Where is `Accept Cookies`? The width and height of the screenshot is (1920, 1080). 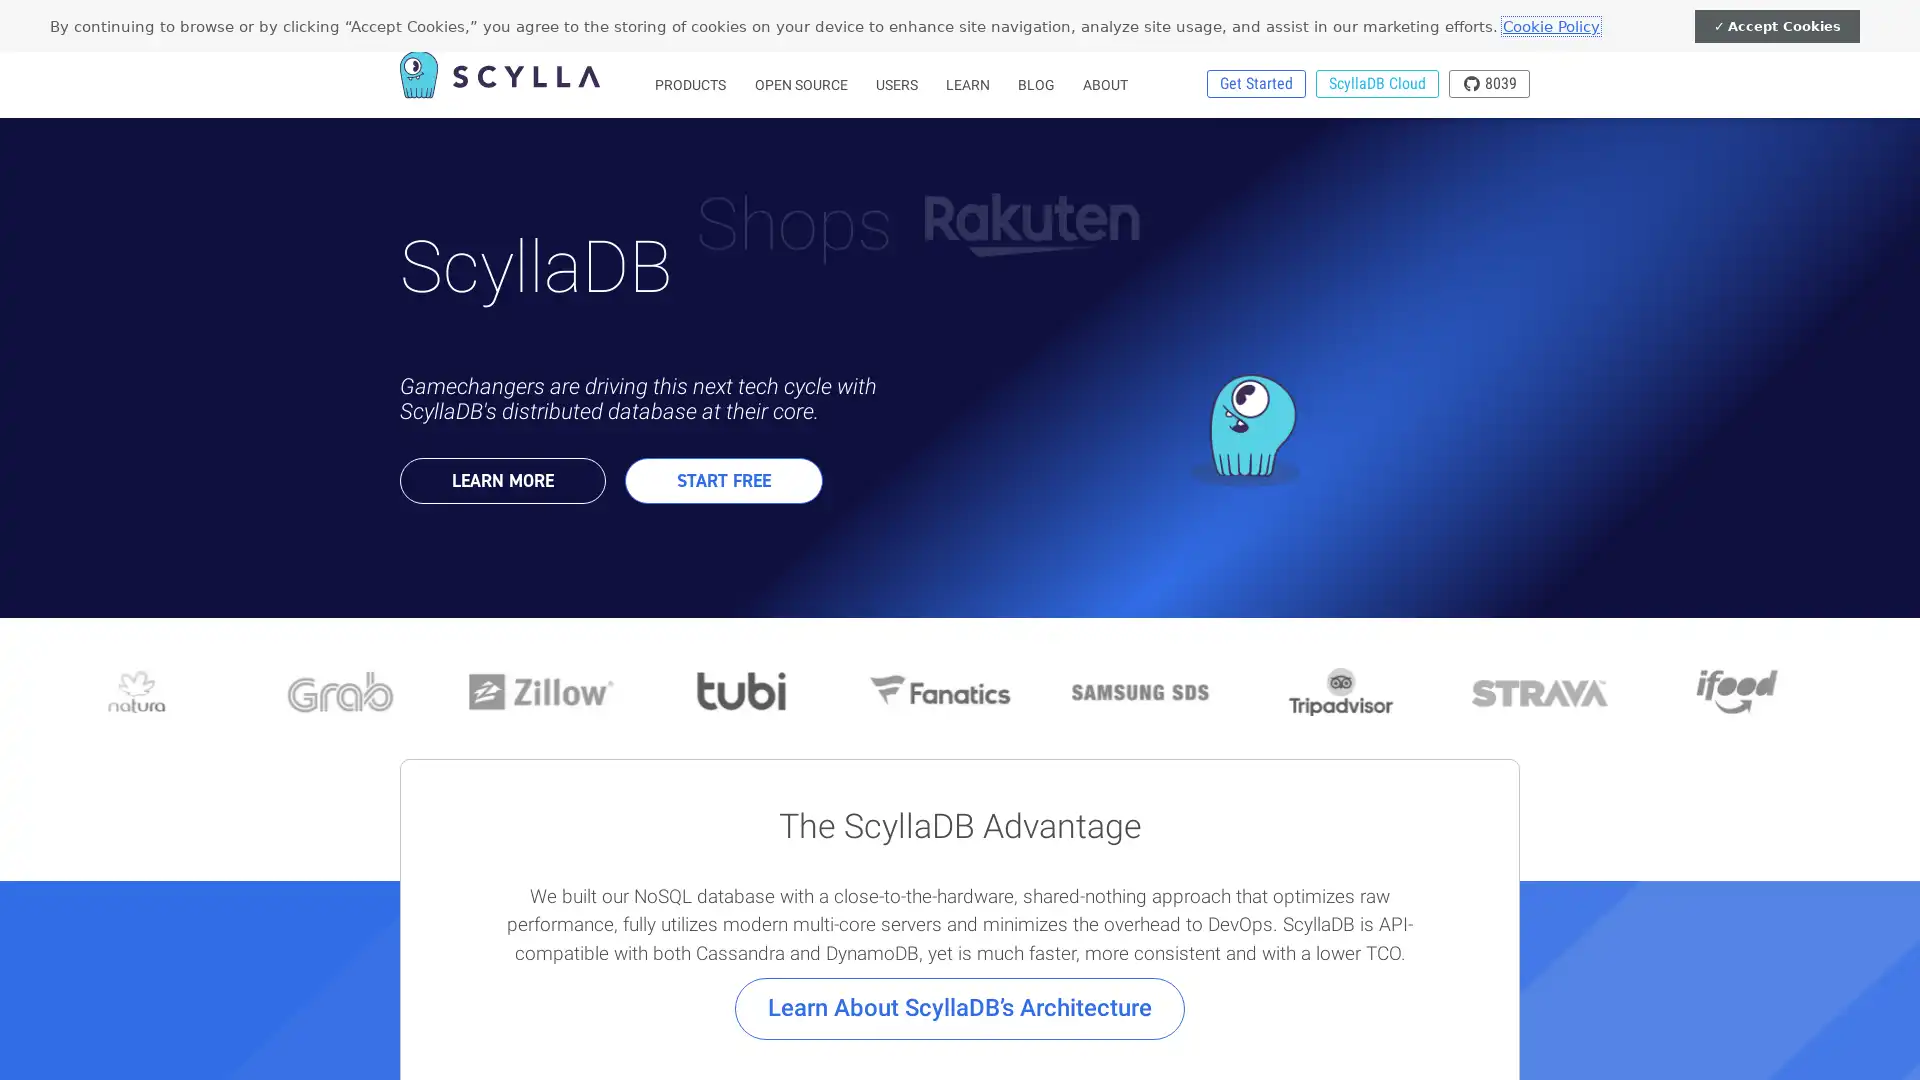
Accept Cookies is located at coordinates (1777, 26).